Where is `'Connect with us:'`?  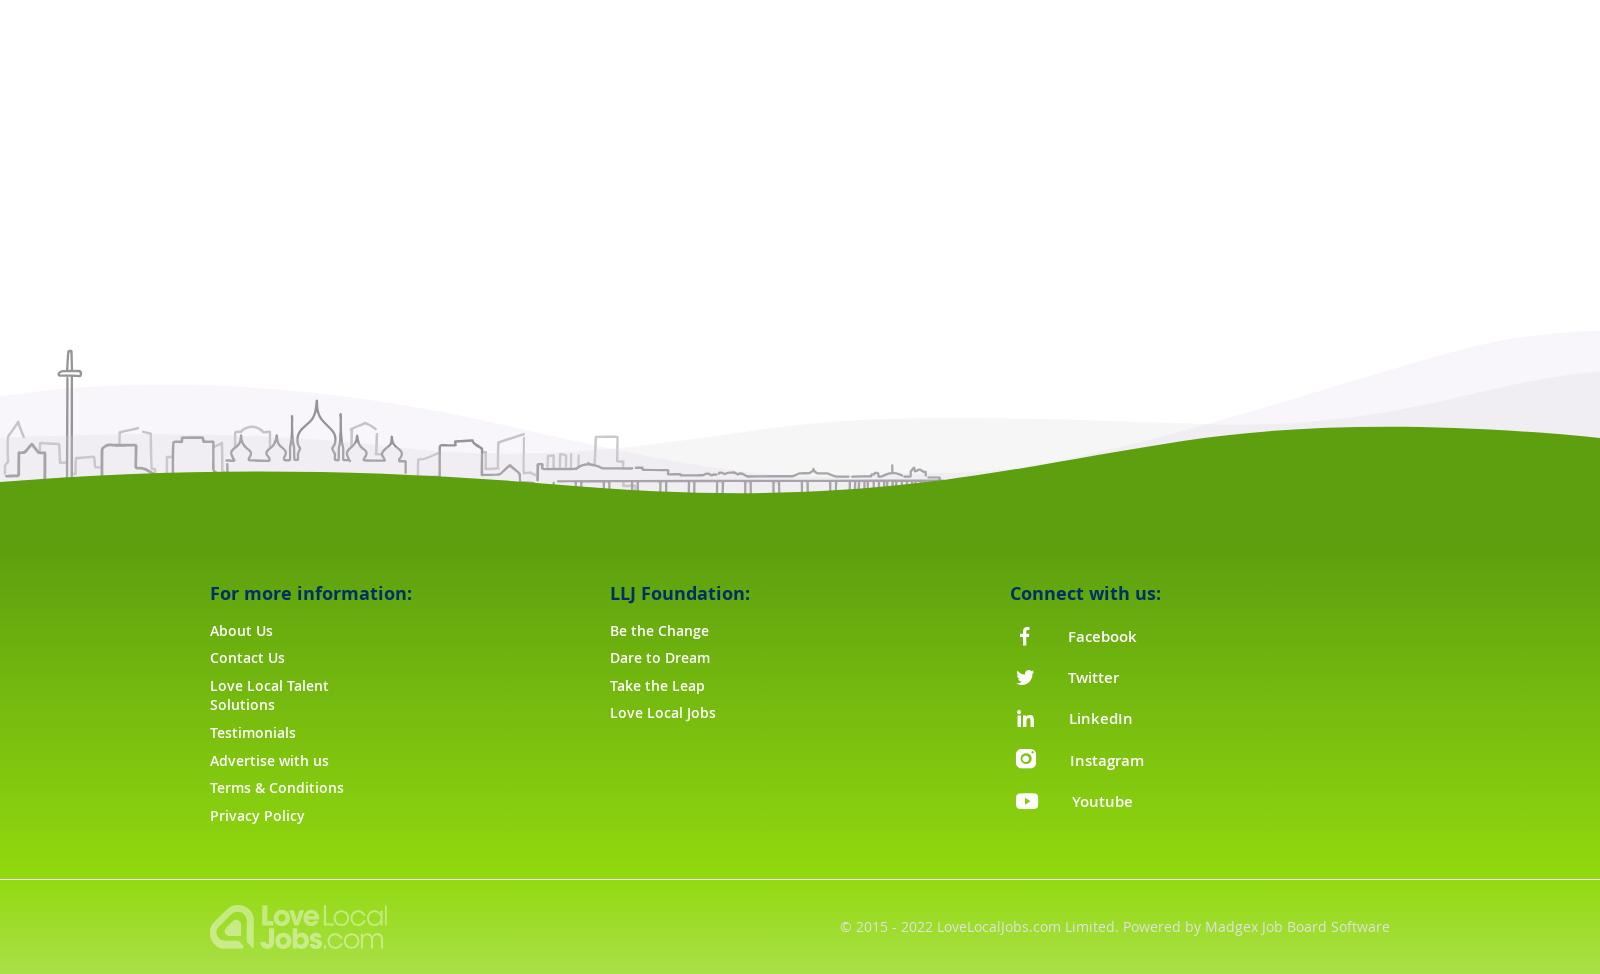
'Connect with us:' is located at coordinates (1084, 592).